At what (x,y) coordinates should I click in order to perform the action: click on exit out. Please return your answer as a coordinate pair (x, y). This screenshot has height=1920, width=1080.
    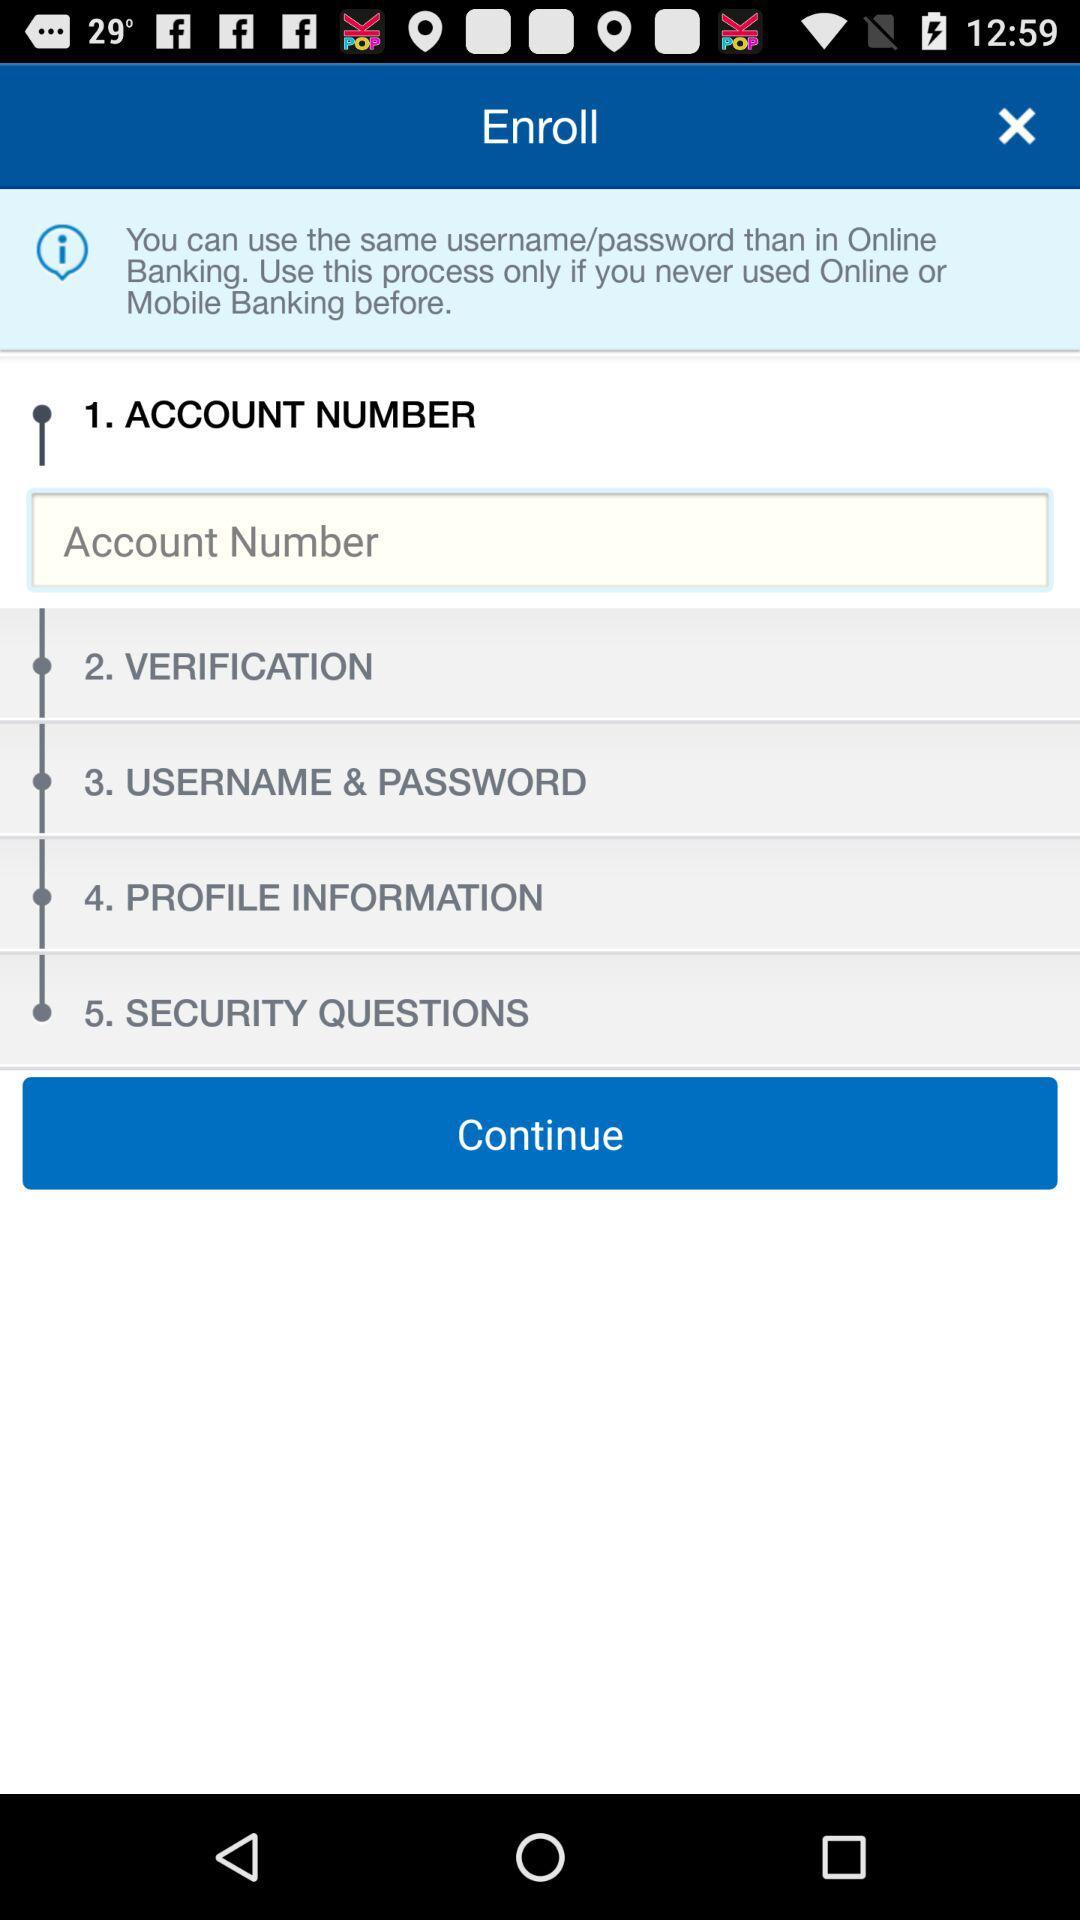
    Looking at the image, I should click on (1017, 124).